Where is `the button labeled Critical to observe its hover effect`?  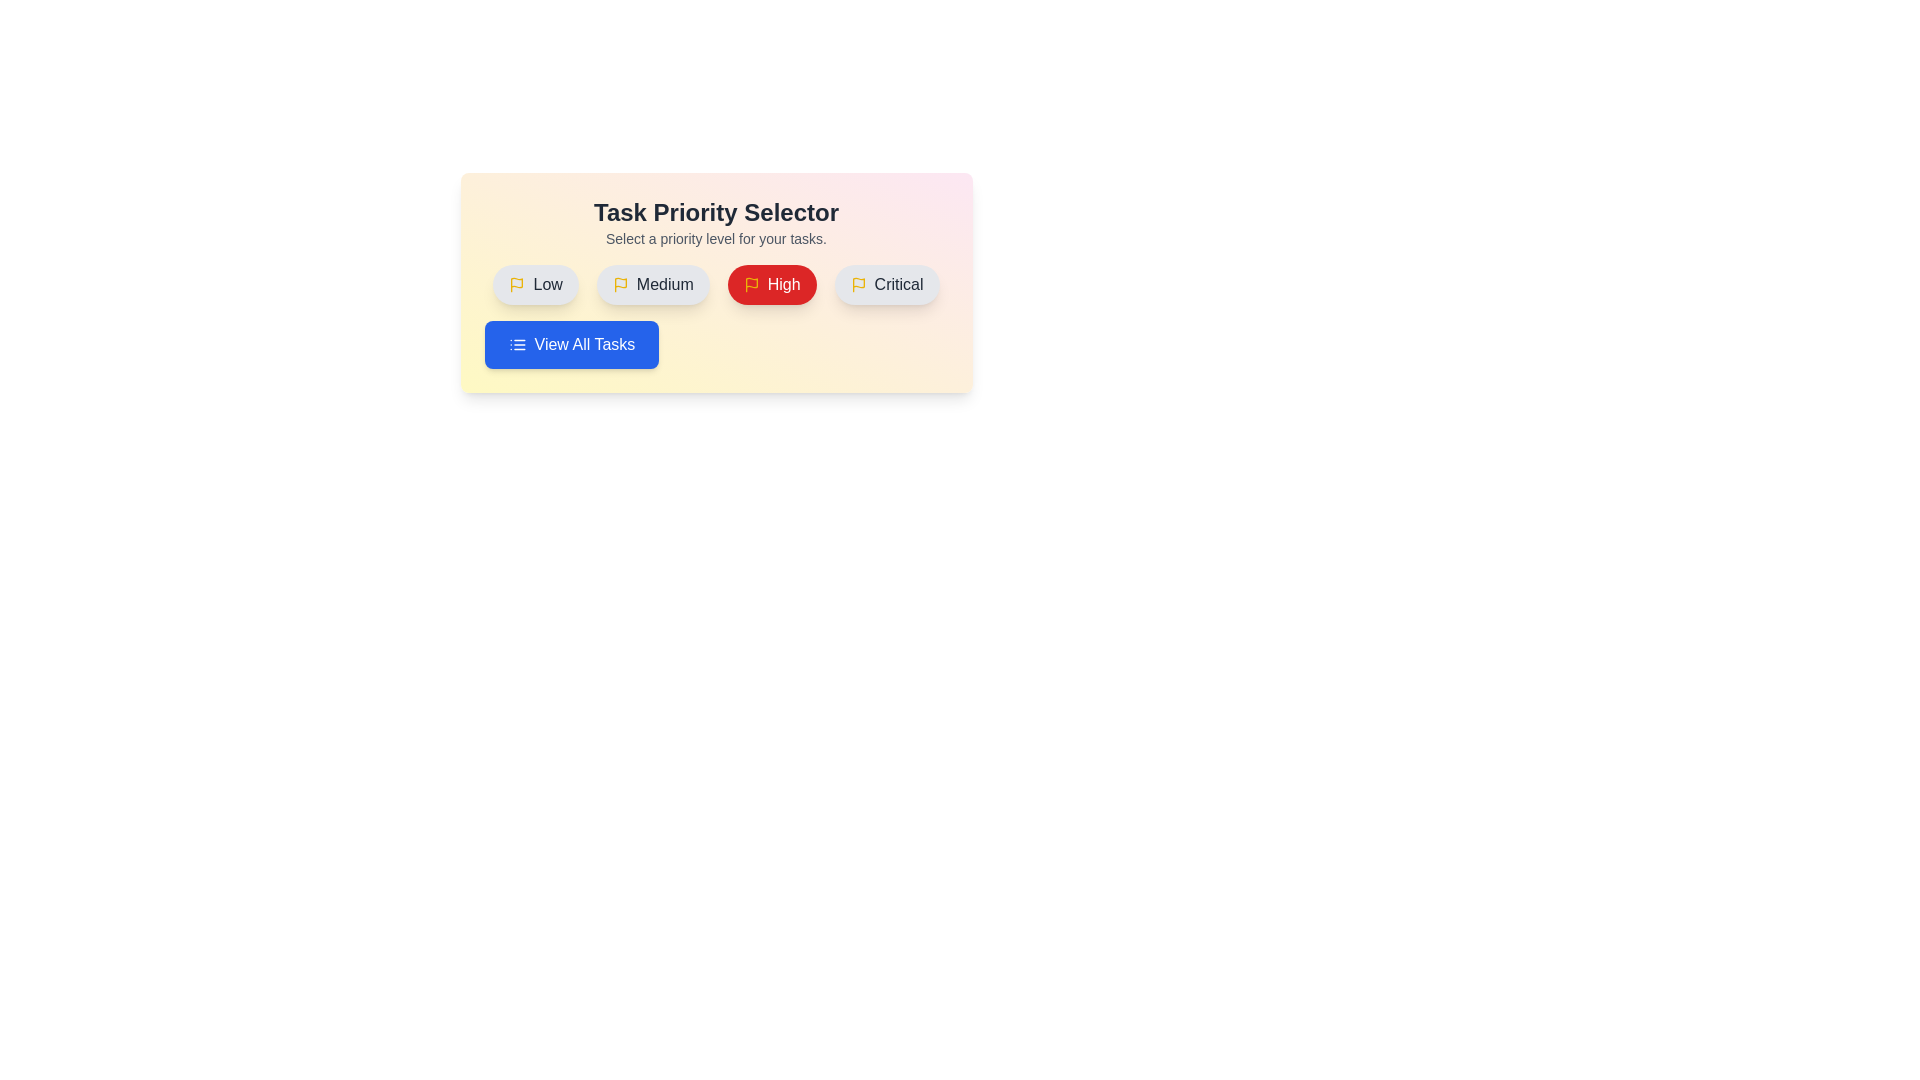 the button labeled Critical to observe its hover effect is located at coordinates (886, 285).